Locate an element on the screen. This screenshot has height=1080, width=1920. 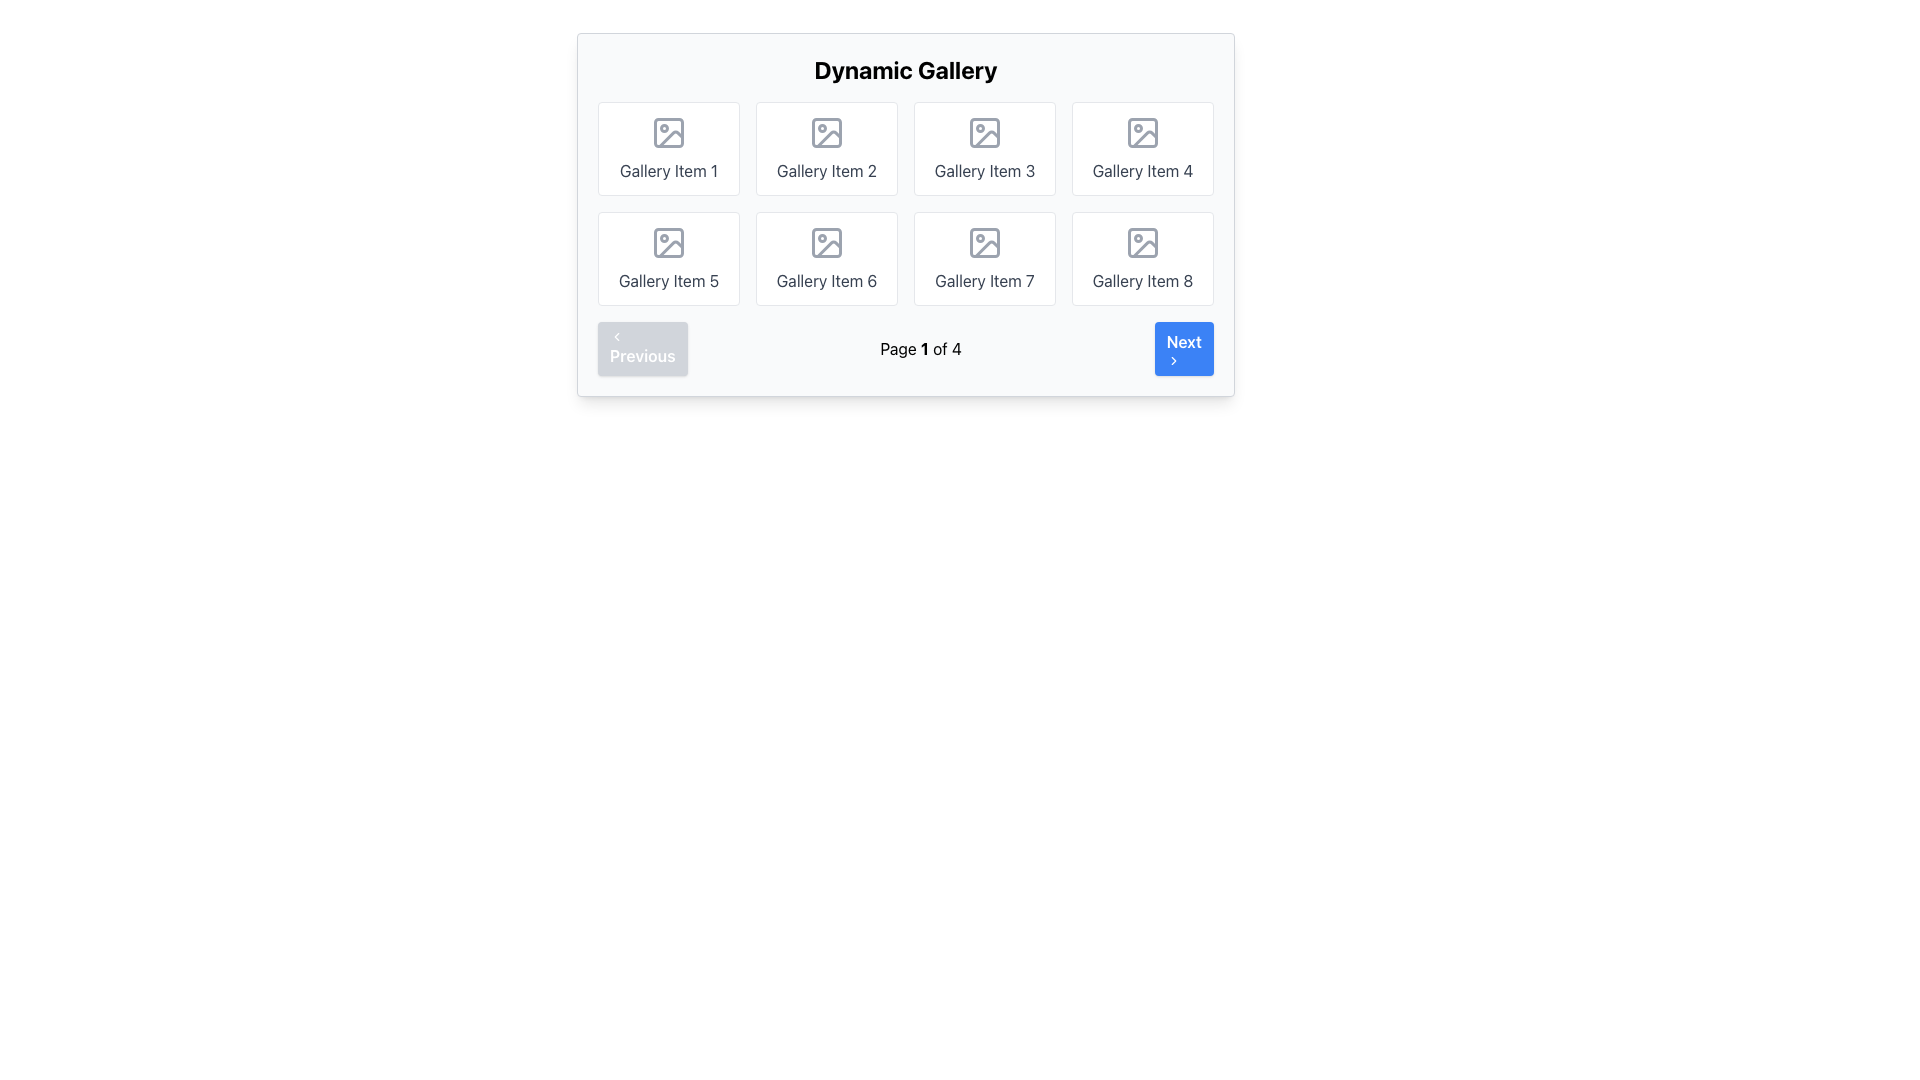
the gallery icon located in the center of 'Gallery Item 1' card is located at coordinates (668, 132).